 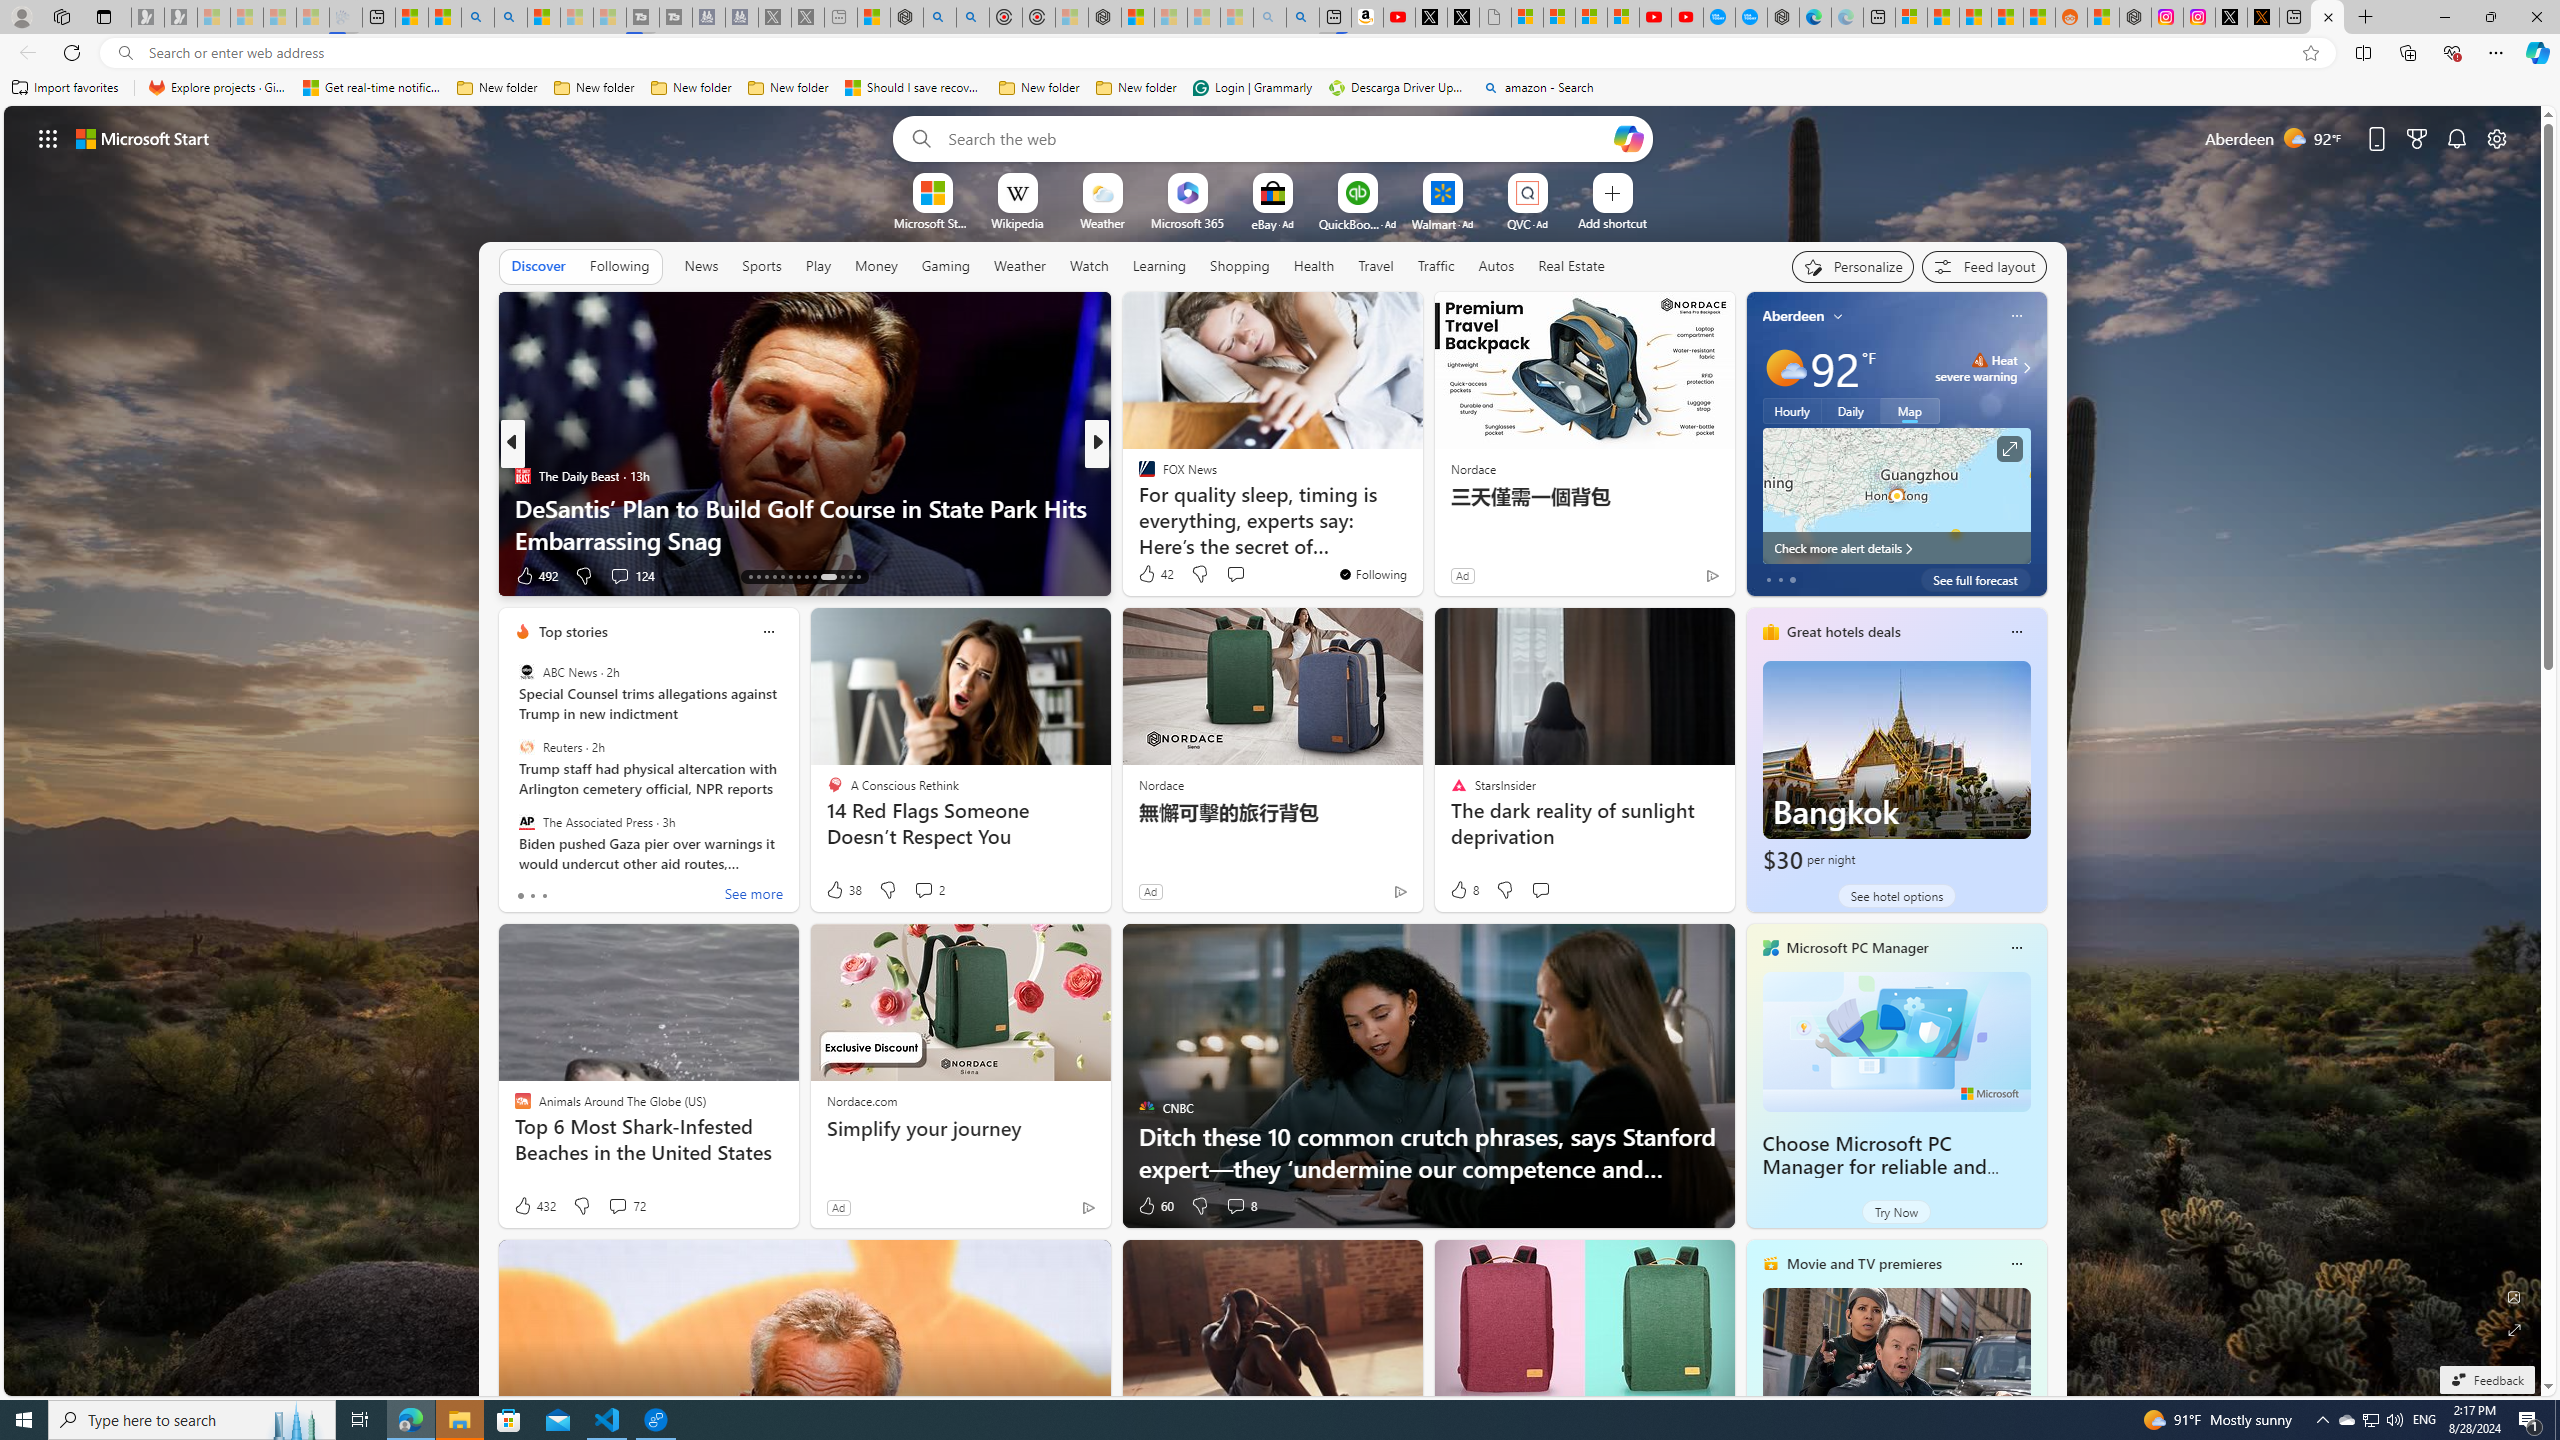 What do you see at coordinates (750, 577) in the screenshot?
I see `'AutomationID: tab-13'` at bounding box center [750, 577].